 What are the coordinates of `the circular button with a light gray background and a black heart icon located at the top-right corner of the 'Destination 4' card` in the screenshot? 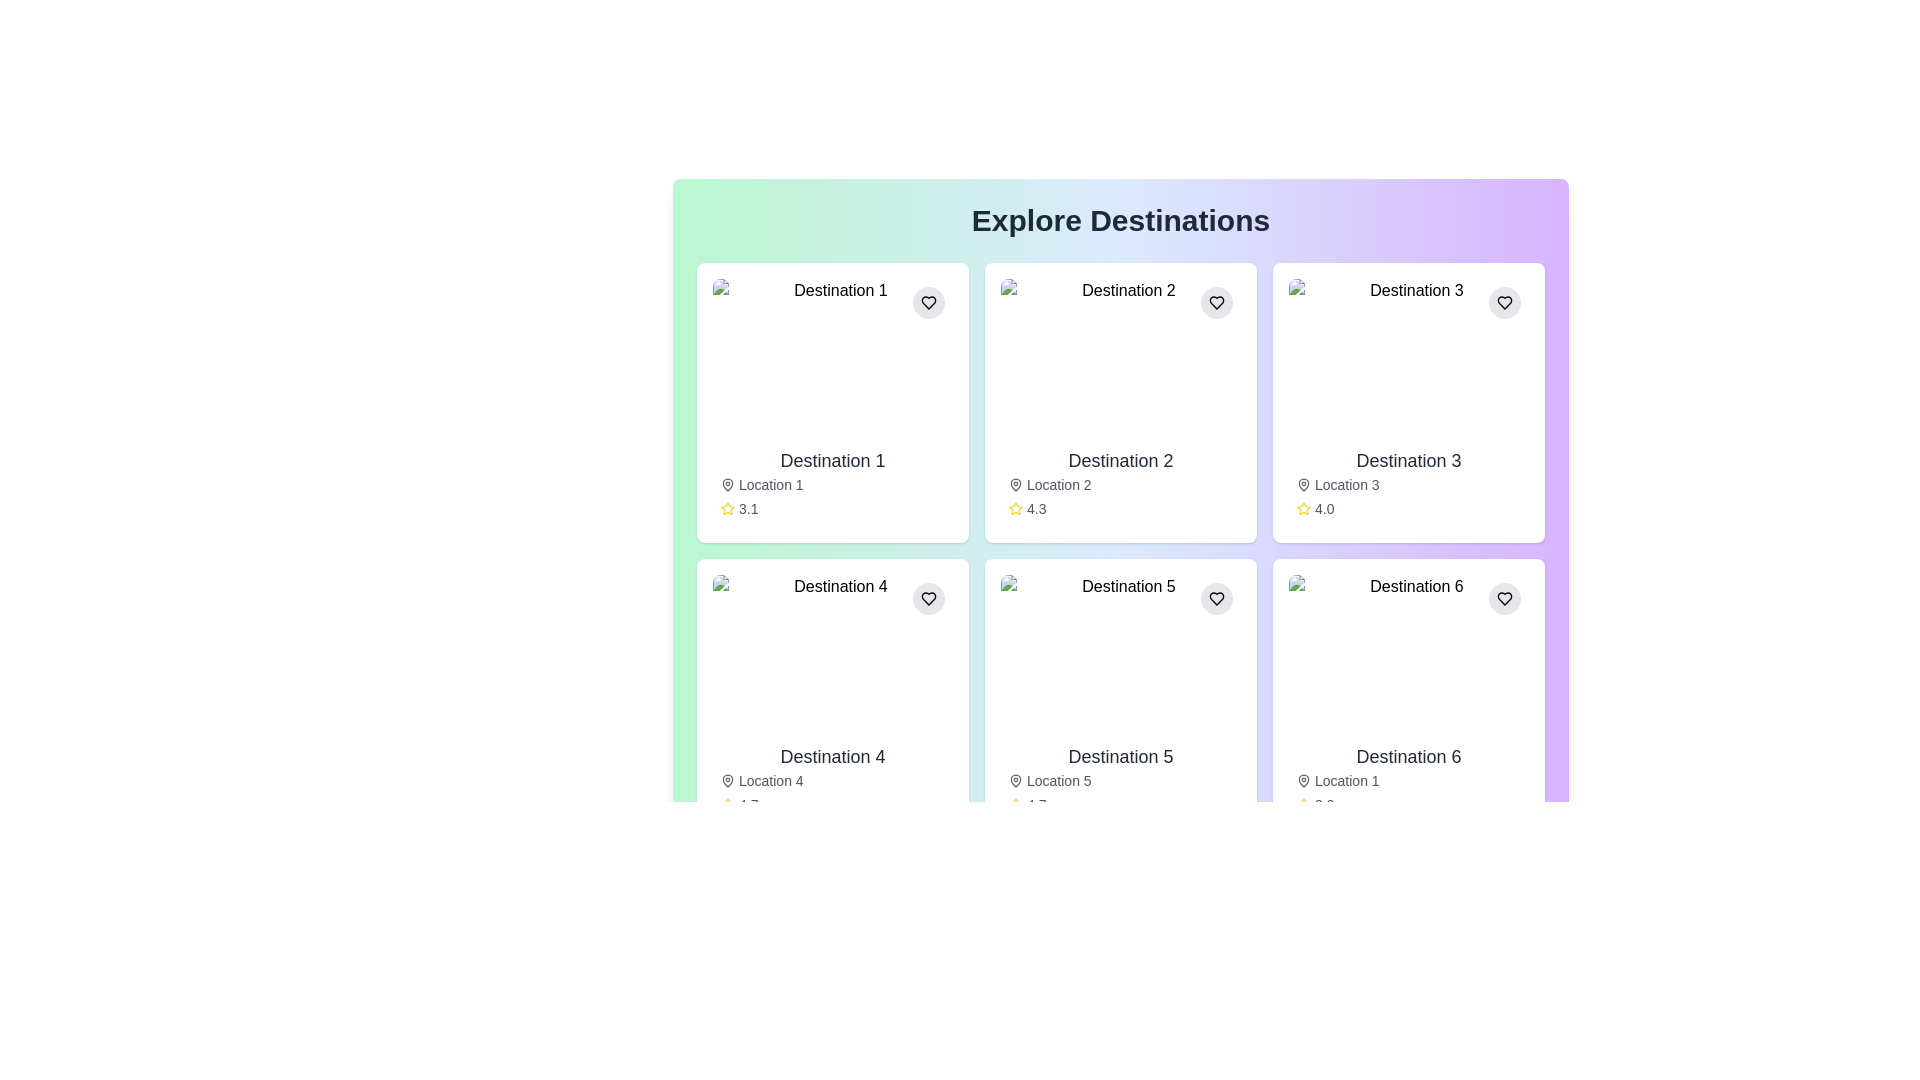 It's located at (928, 597).